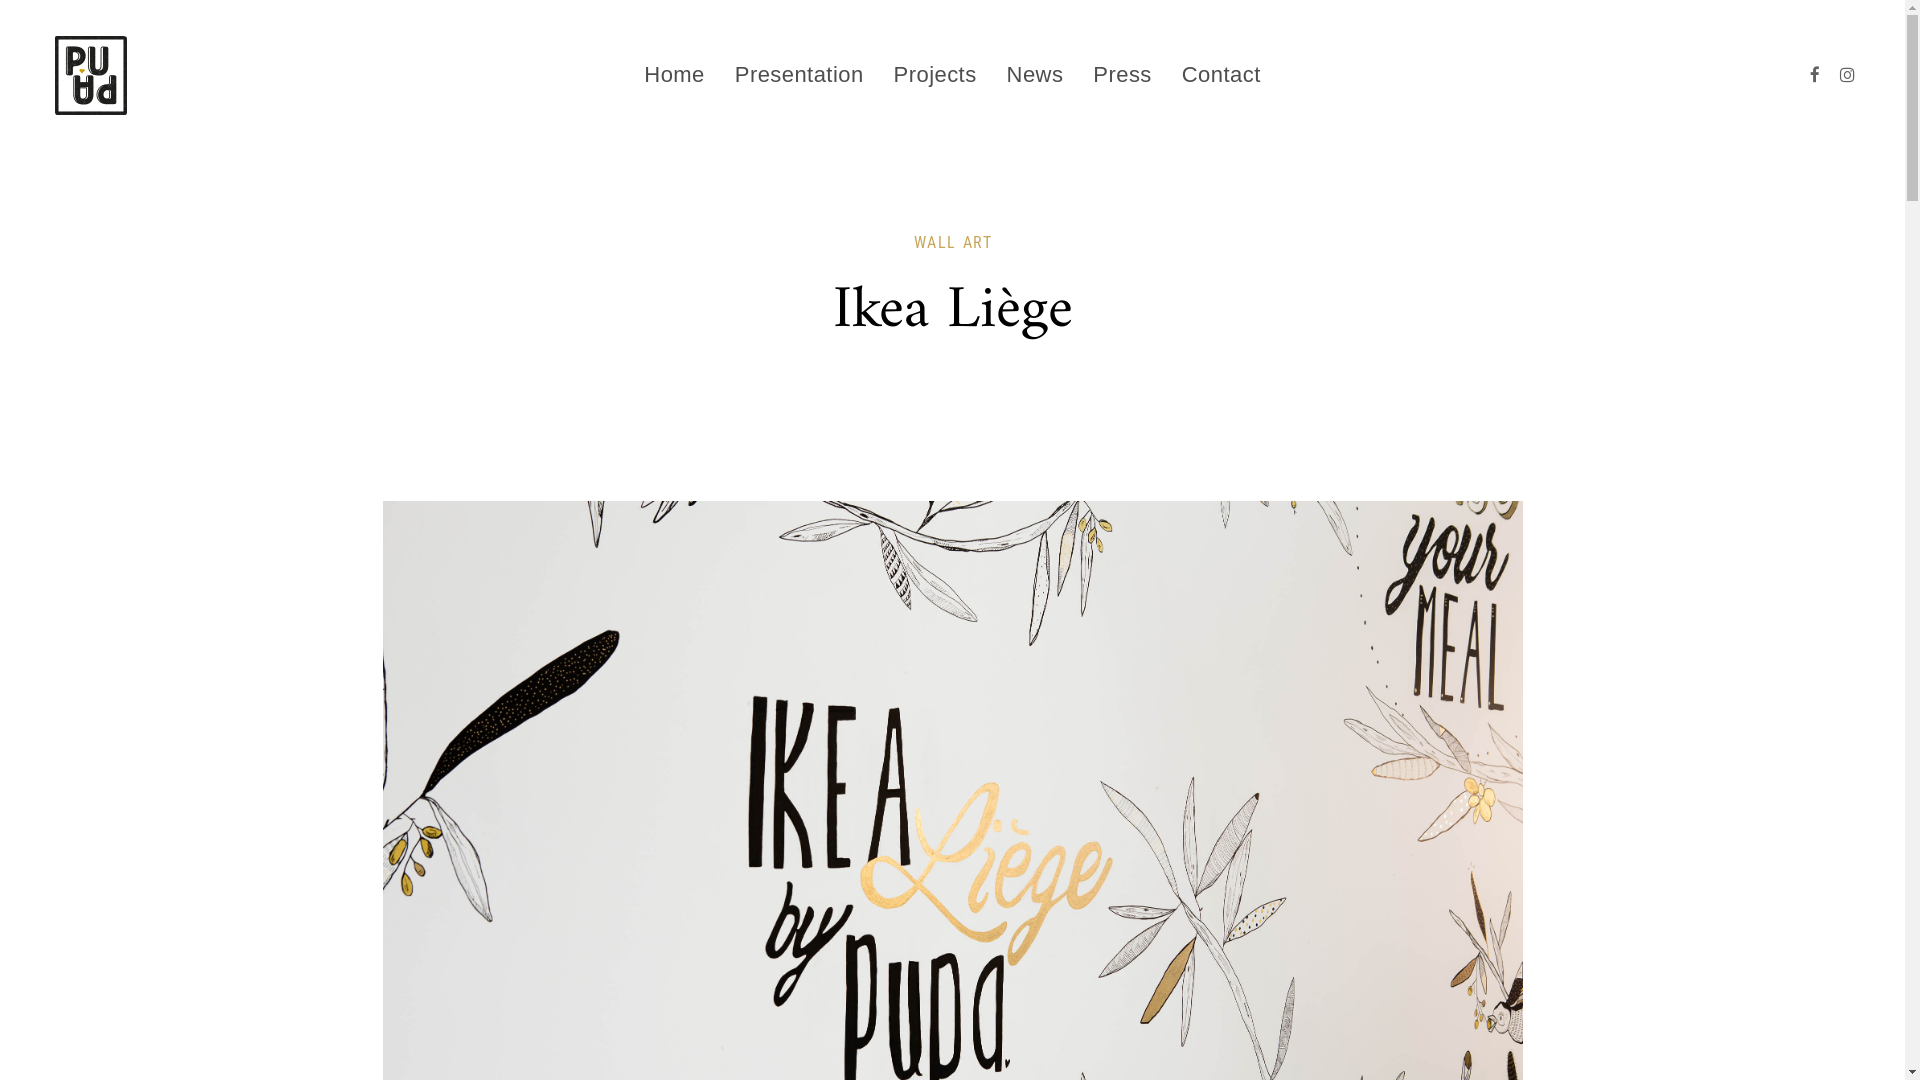 Image resolution: width=1920 pixels, height=1080 pixels. What do you see at coordinates (1122, 73) in the screenshot?
I see `'Press'` at bounding box center [1122, 73].